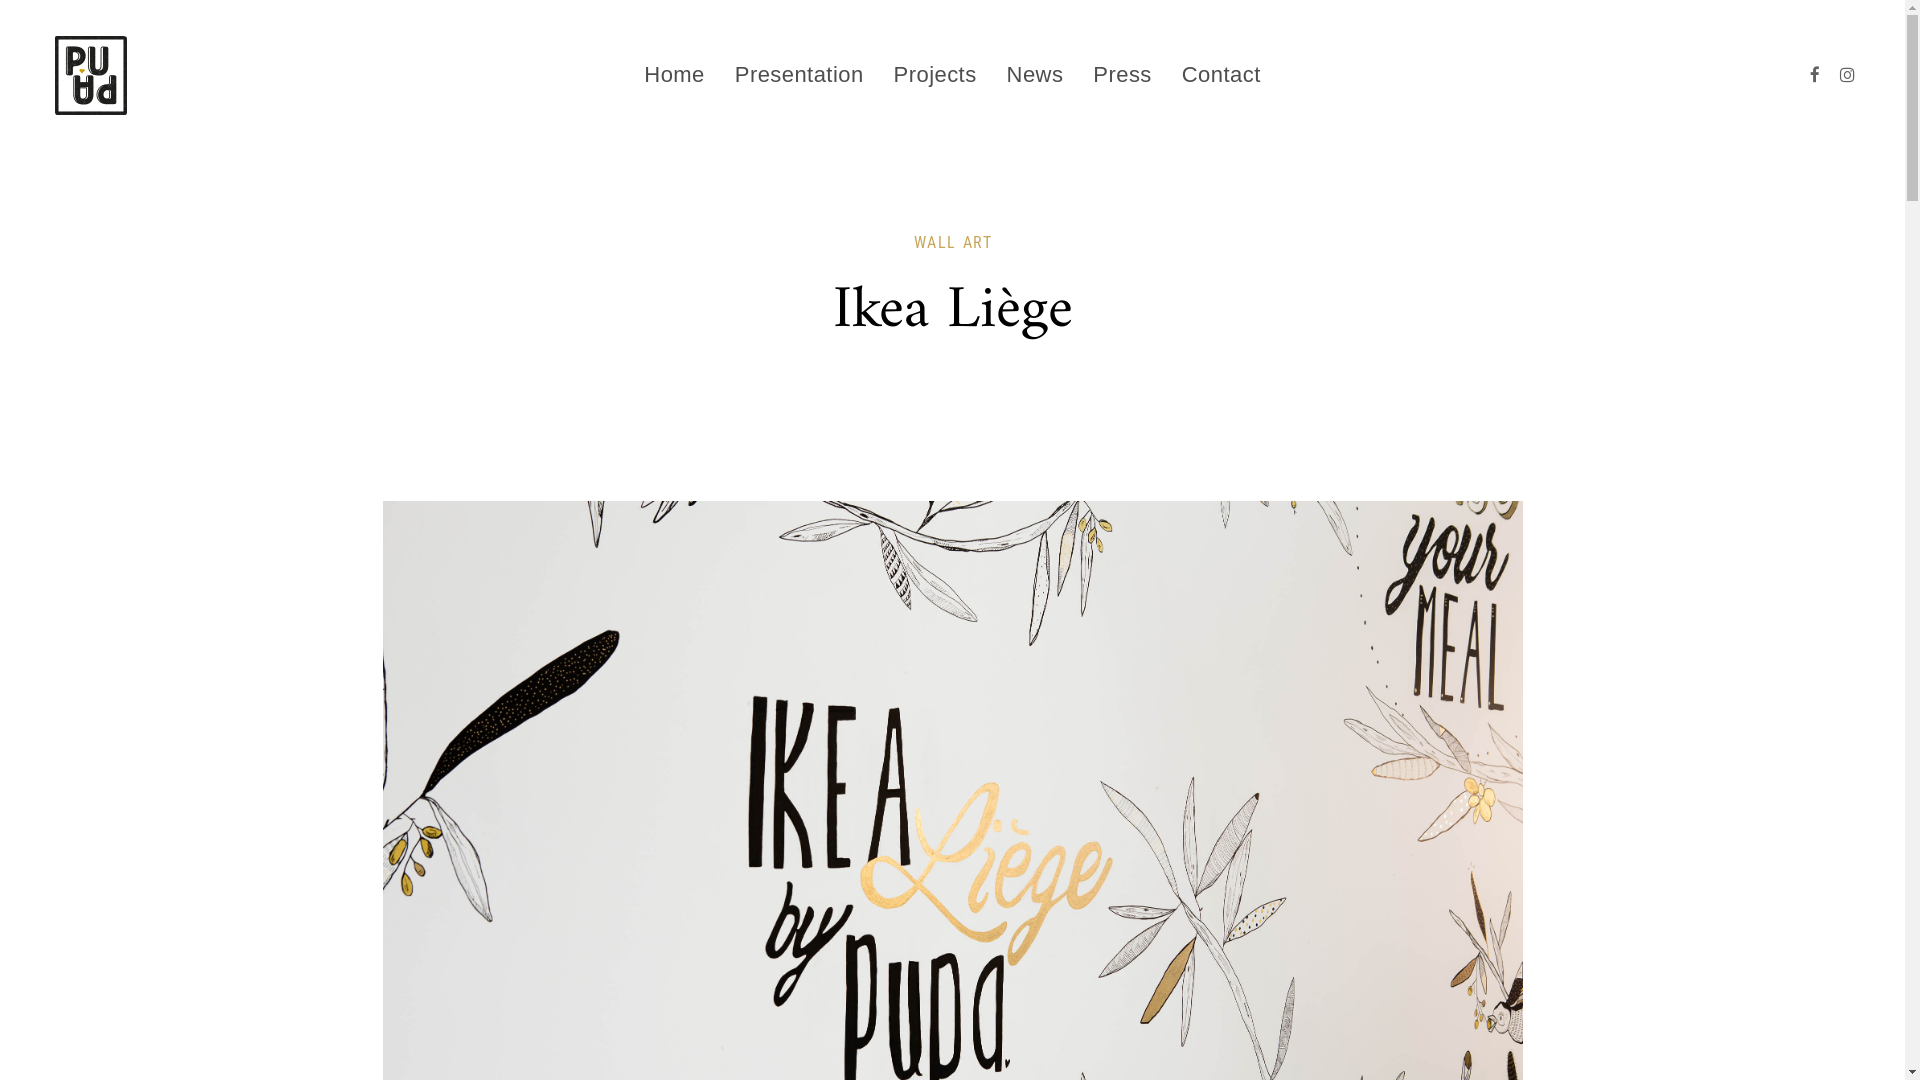 Image resolution: width=1920 pixels, height=1080 pixels. What do you see at coordinates (1122, 73) in the screenshot?
I see `'Press'` at bounding box center [1122, 73].